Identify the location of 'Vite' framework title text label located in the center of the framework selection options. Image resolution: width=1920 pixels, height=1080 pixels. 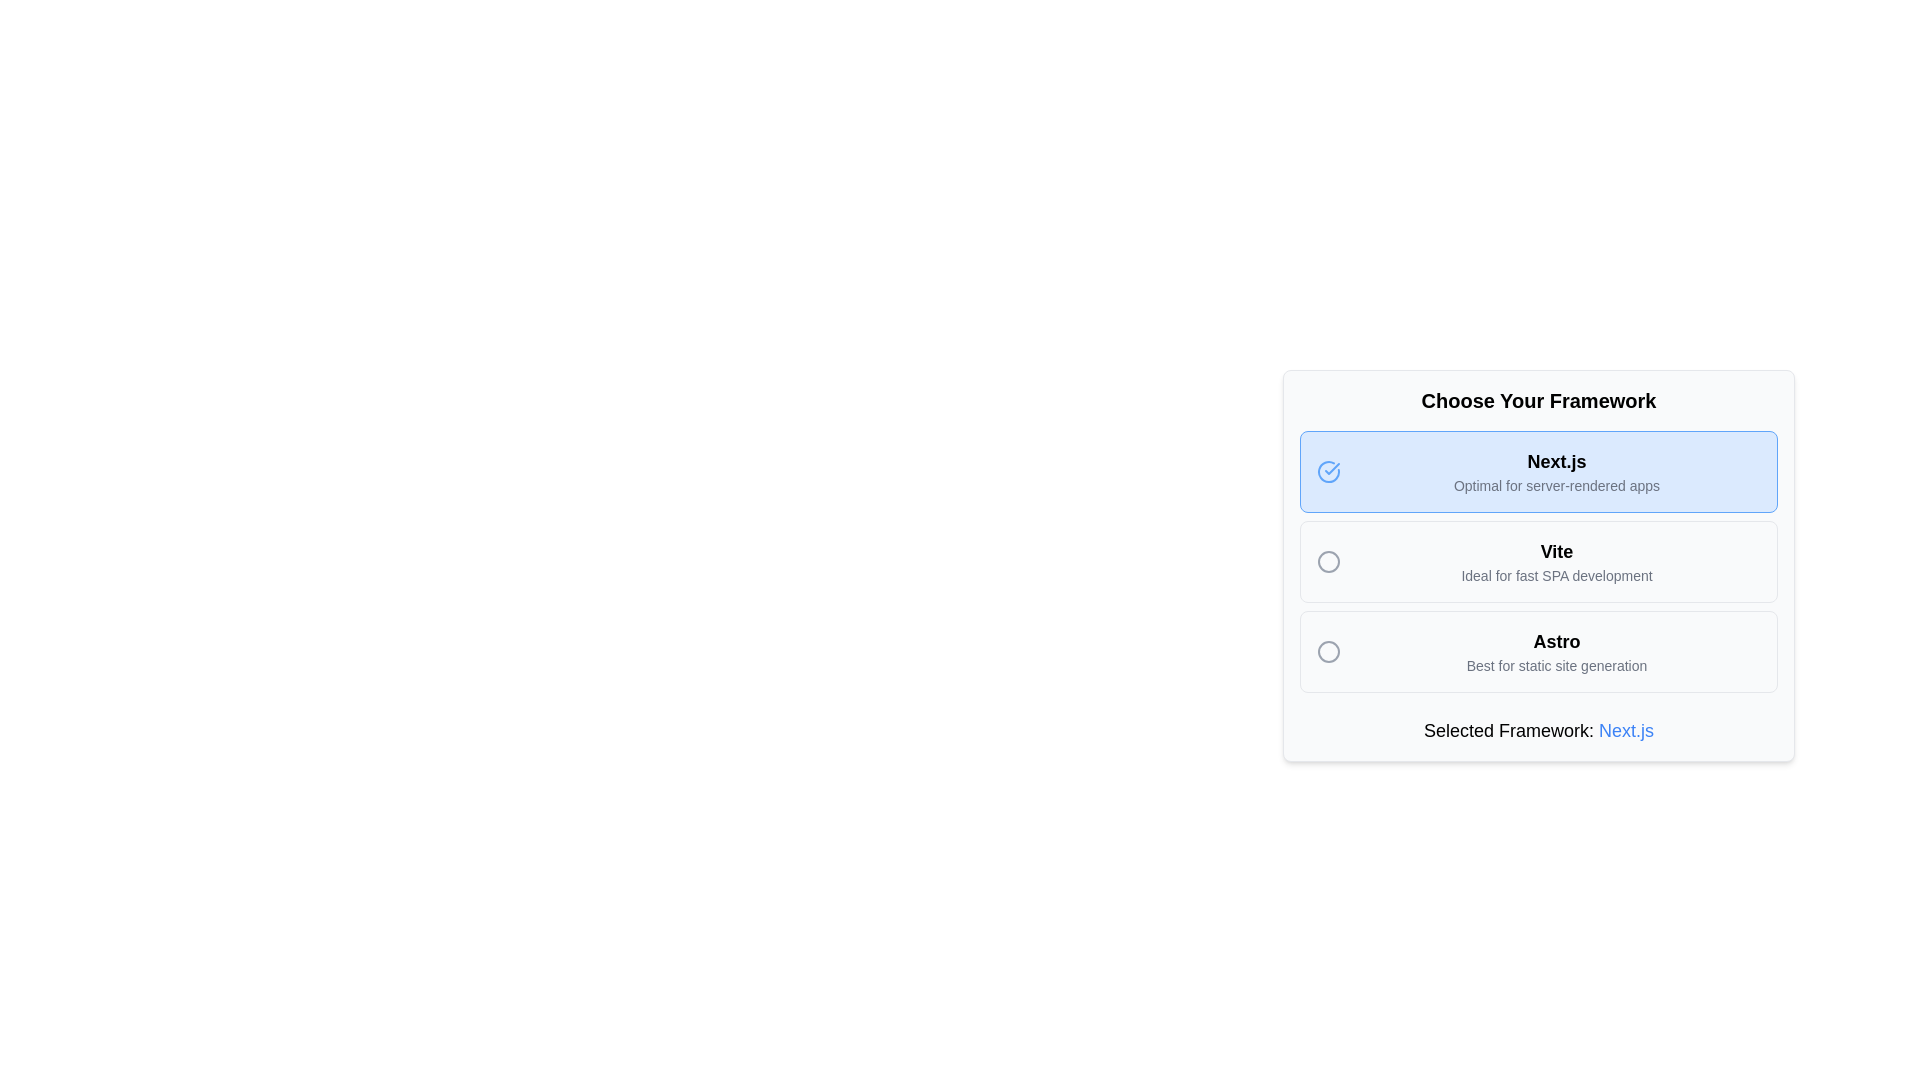
(1555, 551).